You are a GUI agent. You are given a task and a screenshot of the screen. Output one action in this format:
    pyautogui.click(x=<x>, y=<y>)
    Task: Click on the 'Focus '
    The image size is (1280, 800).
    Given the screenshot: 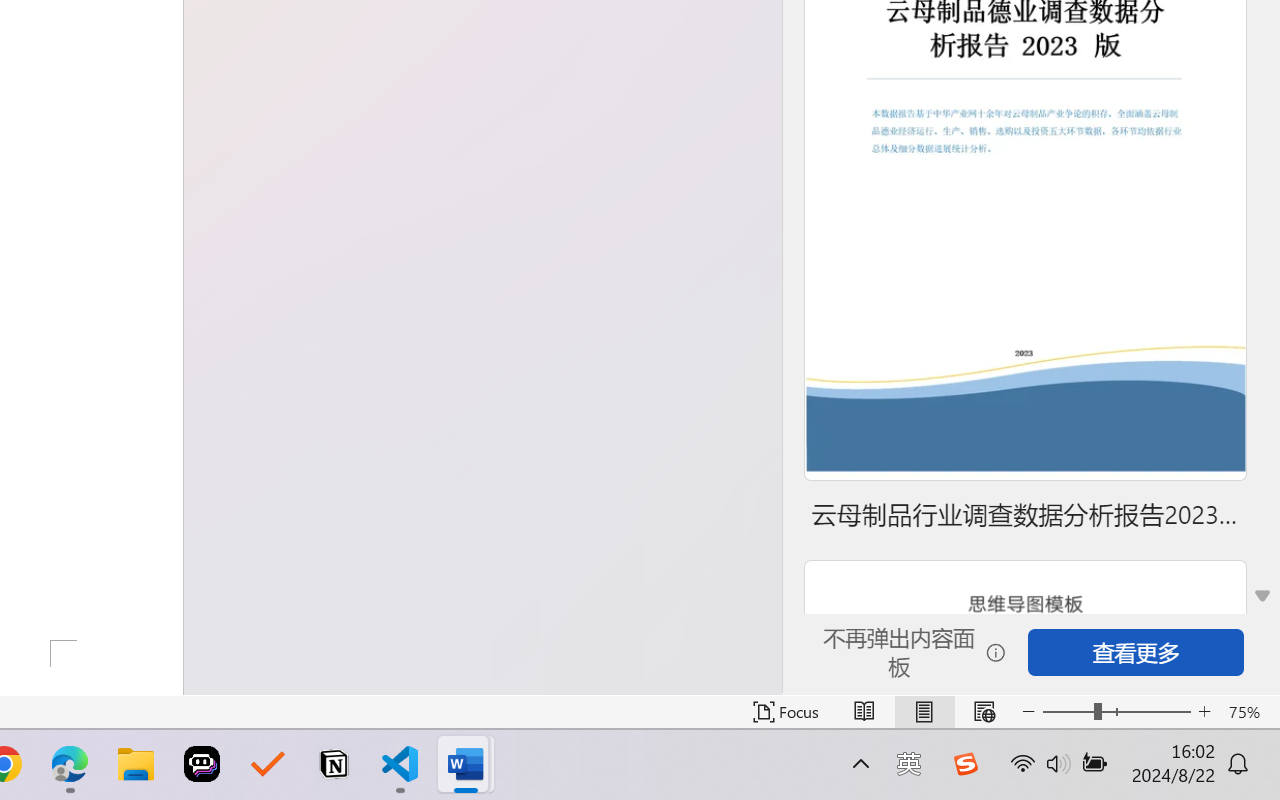 What is the action you would take?
    pyautogui.click(x=785, y=711)
    